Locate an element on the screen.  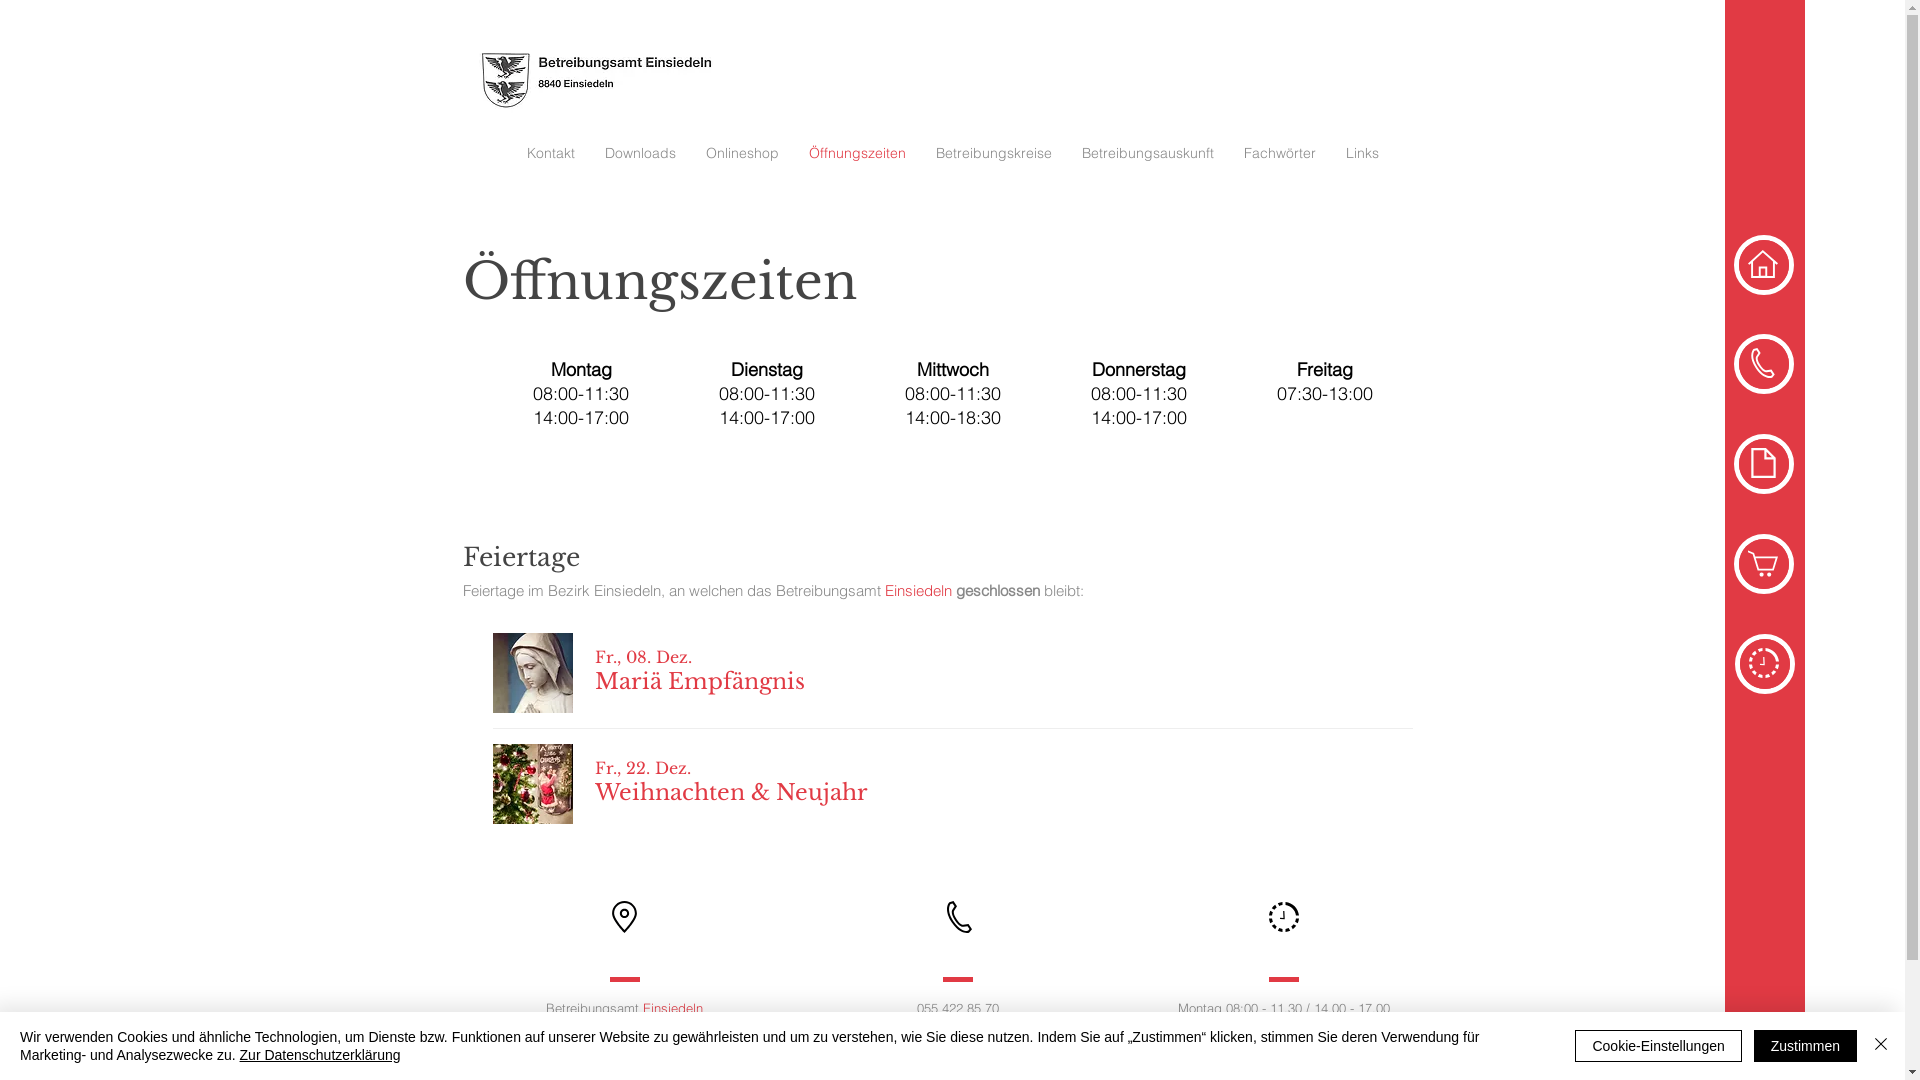
'Kontakt' is located at coordinates (551, 152).